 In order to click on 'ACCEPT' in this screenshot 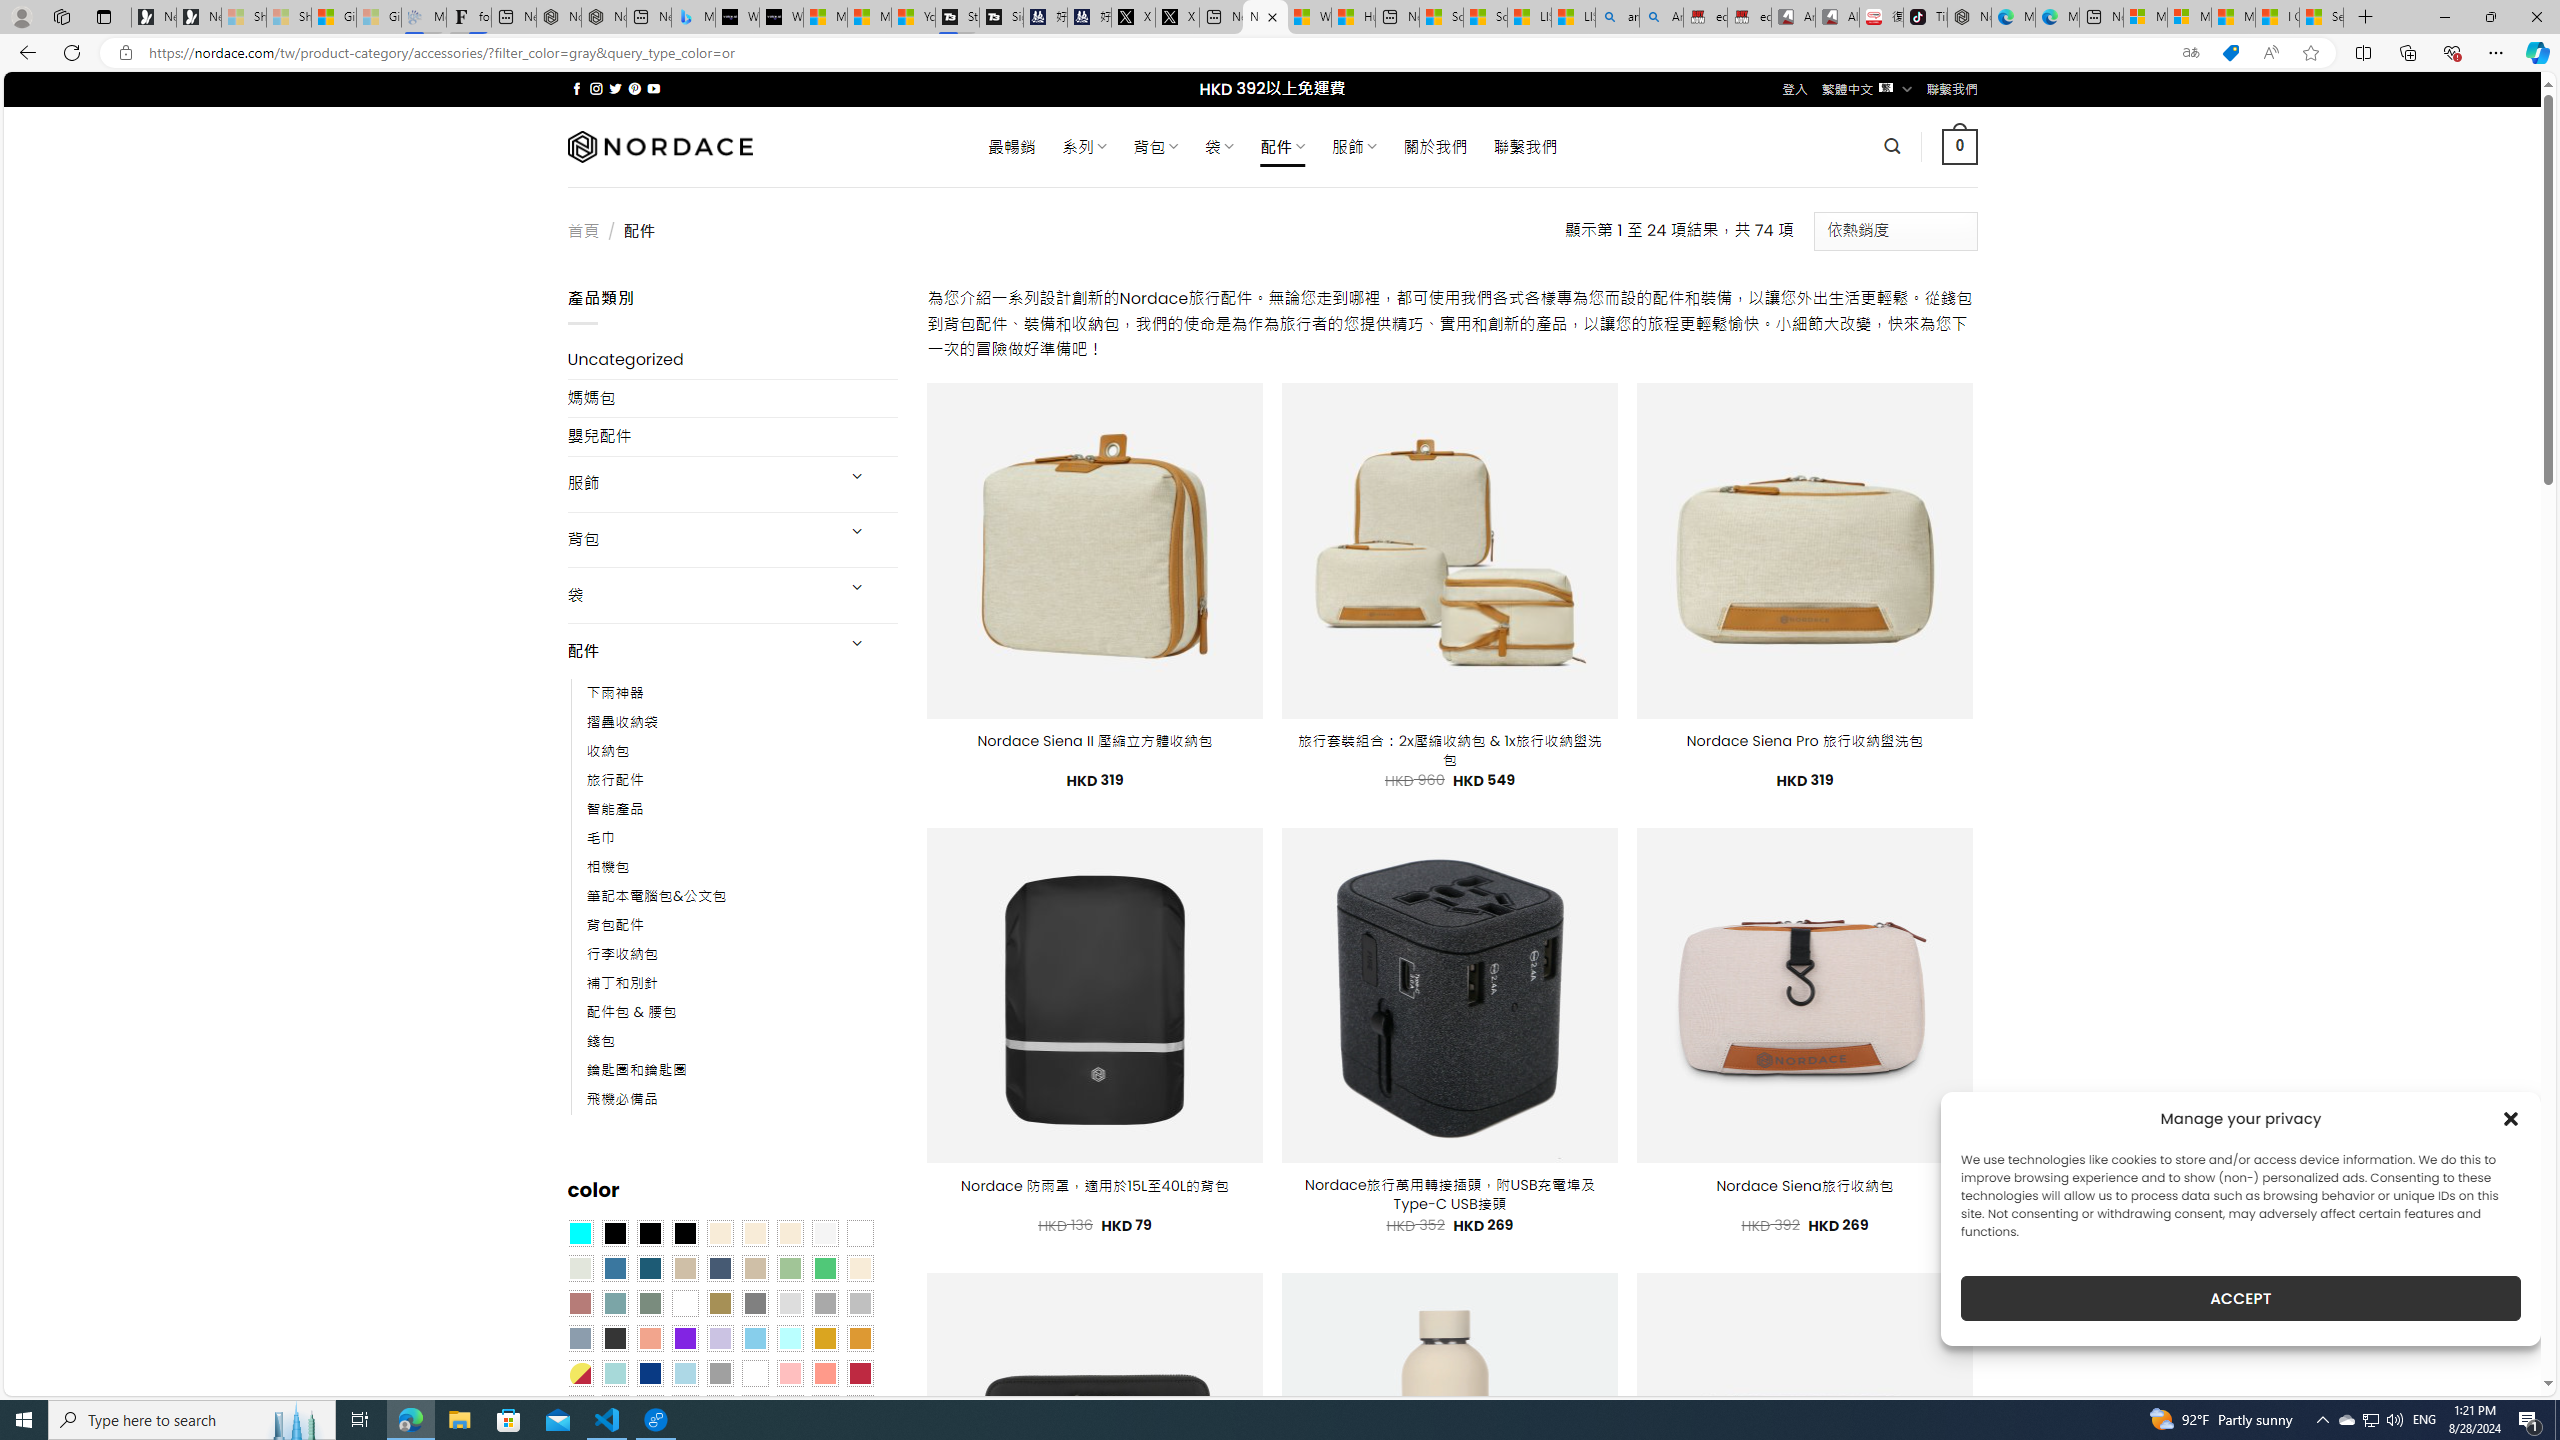, I will do `click(2241, 1298)`.